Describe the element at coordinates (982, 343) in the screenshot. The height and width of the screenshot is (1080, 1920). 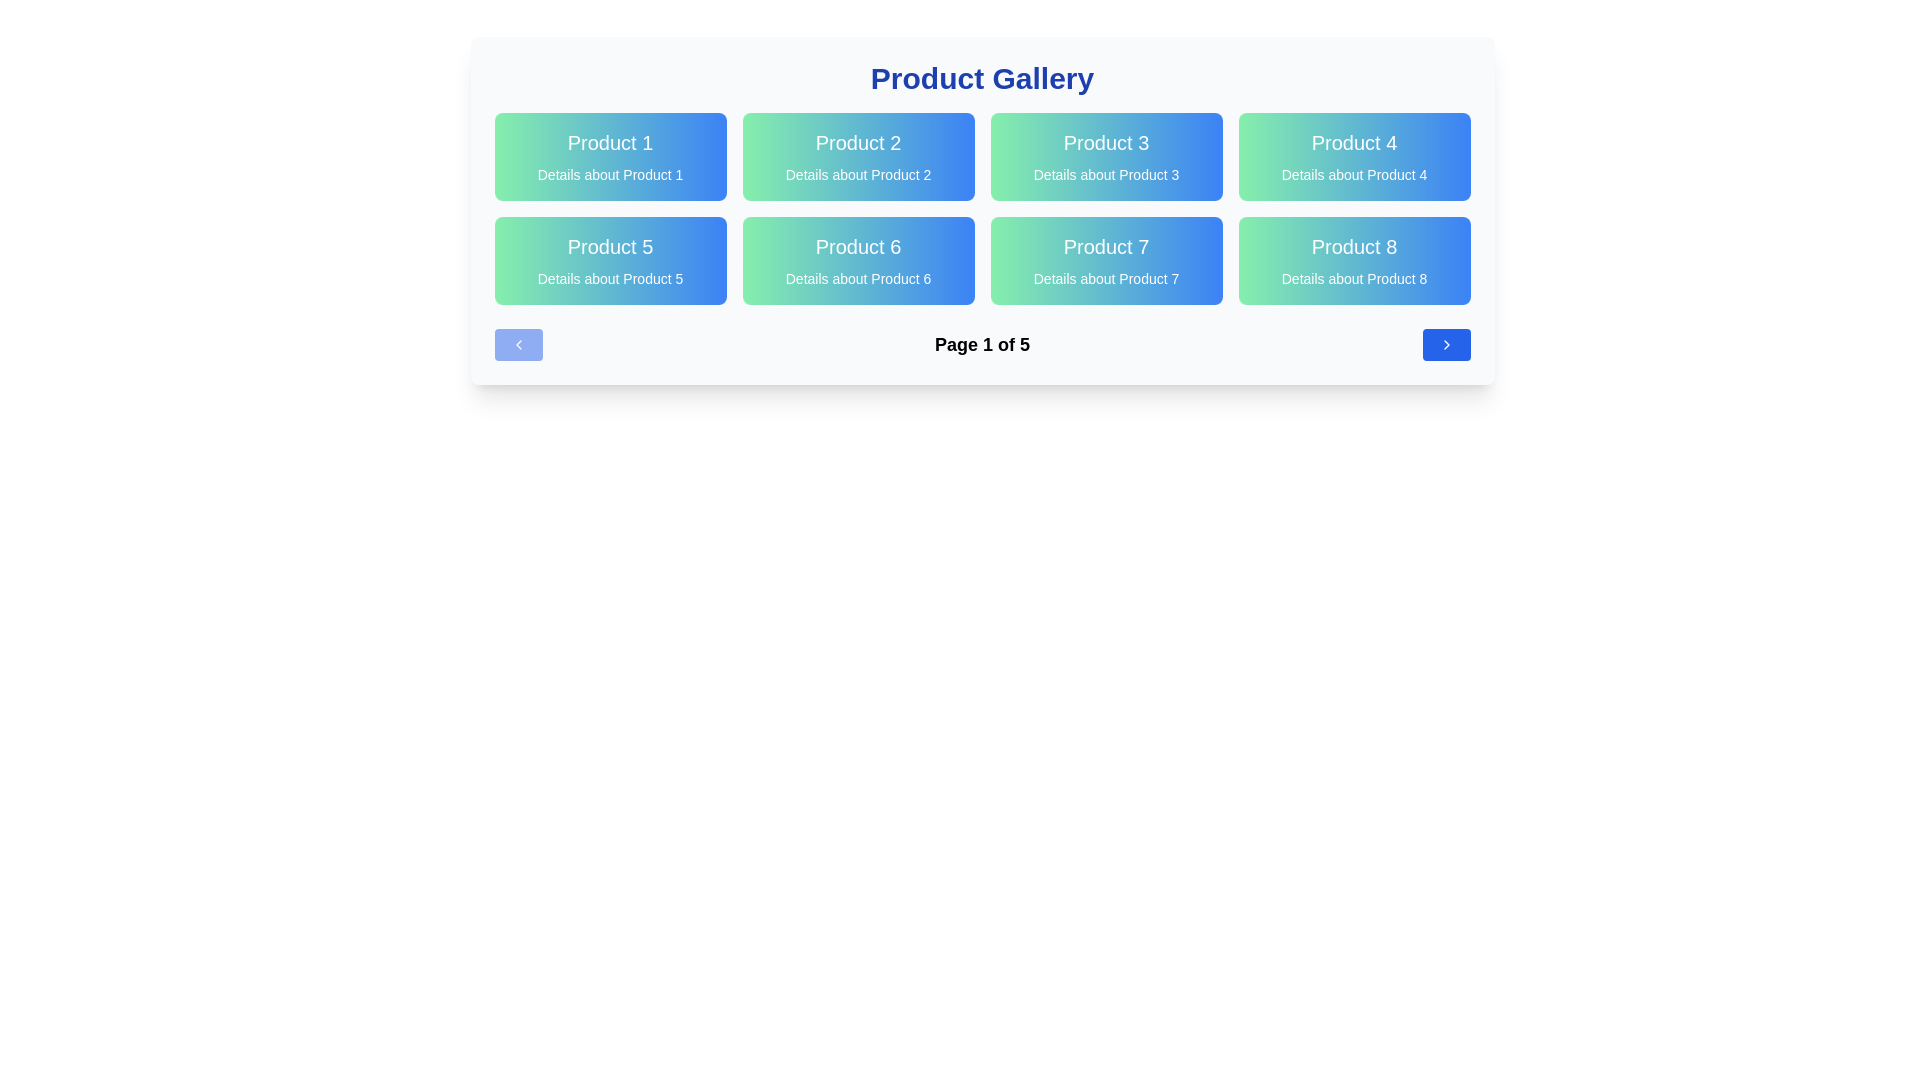
I see `the label displaying 'Page 1 of 5', which is centrally aligned within the navigation bar at the bottom of the content area` at that location.